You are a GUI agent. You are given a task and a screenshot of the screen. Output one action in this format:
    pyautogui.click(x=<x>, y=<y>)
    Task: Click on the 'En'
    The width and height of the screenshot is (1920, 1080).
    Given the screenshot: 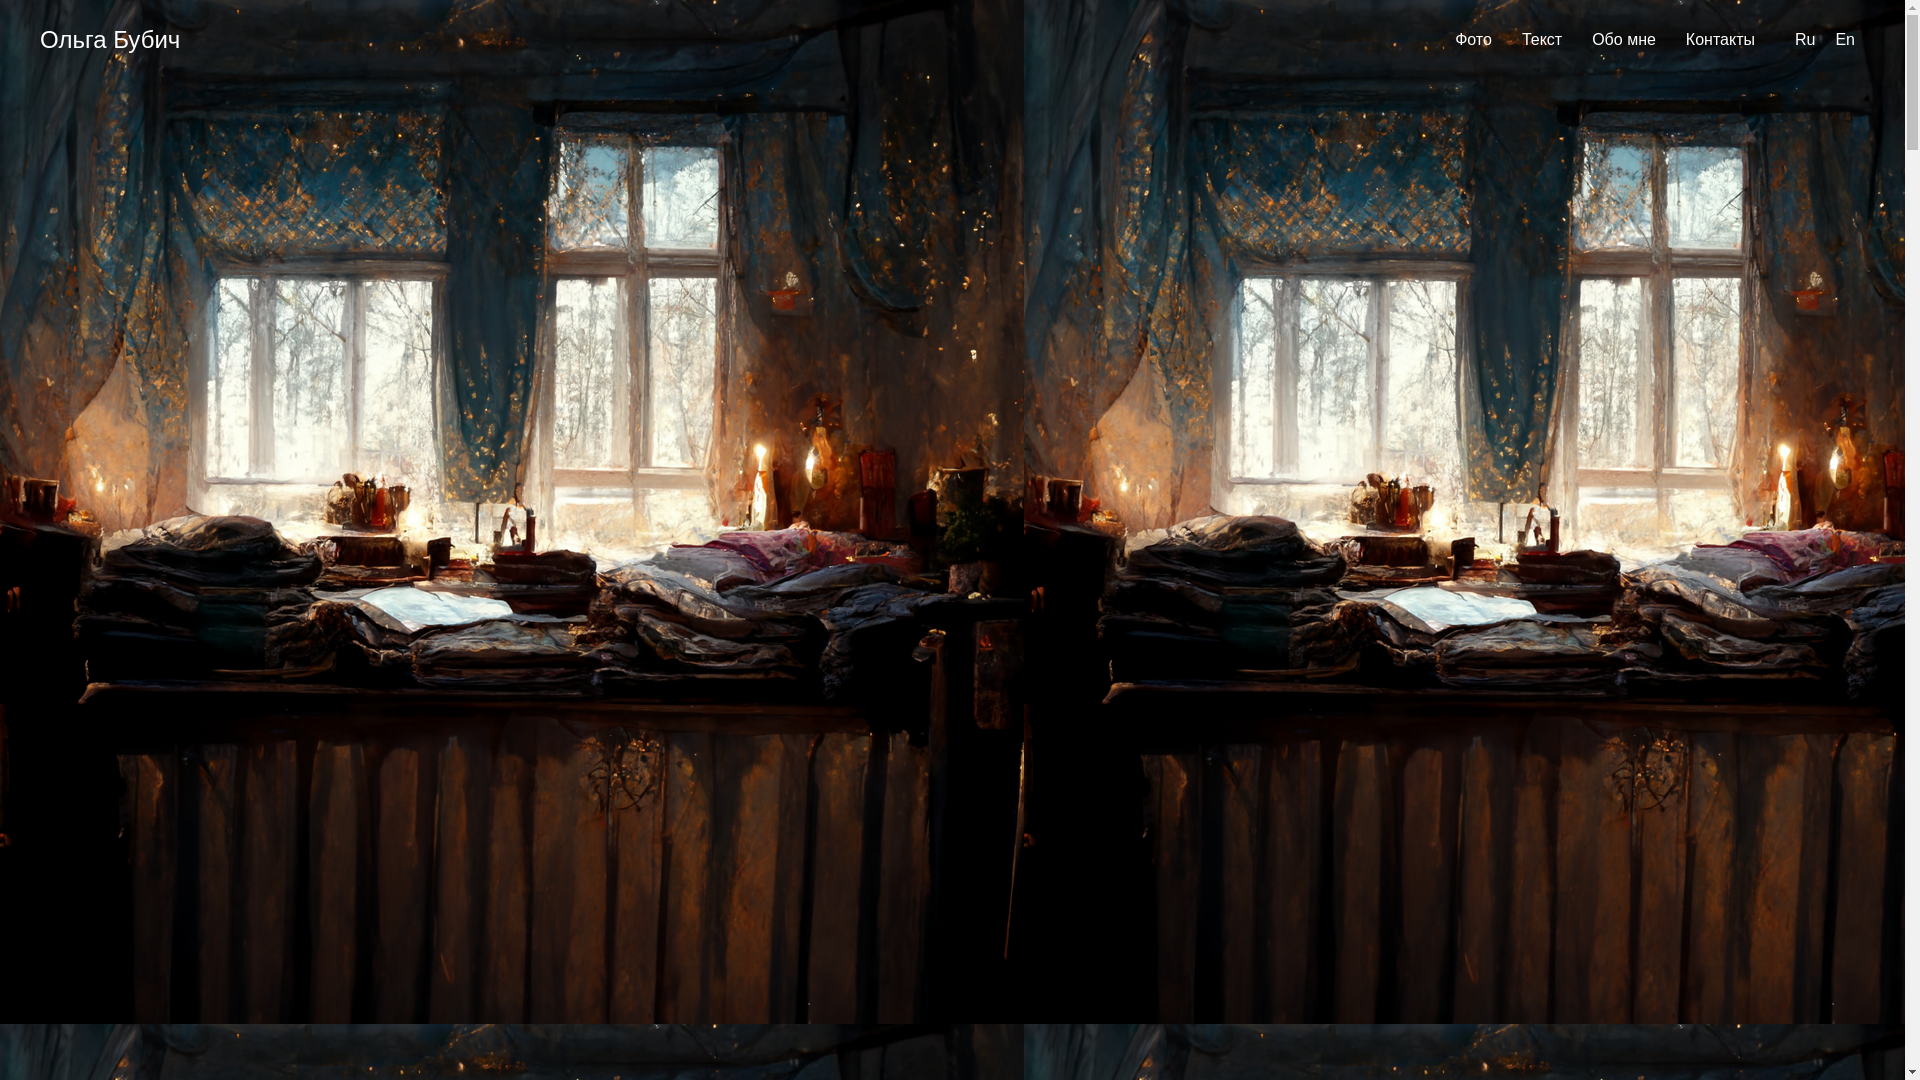 What is the action you would take?
    pyautogui.click(x=1834, y=39)
    